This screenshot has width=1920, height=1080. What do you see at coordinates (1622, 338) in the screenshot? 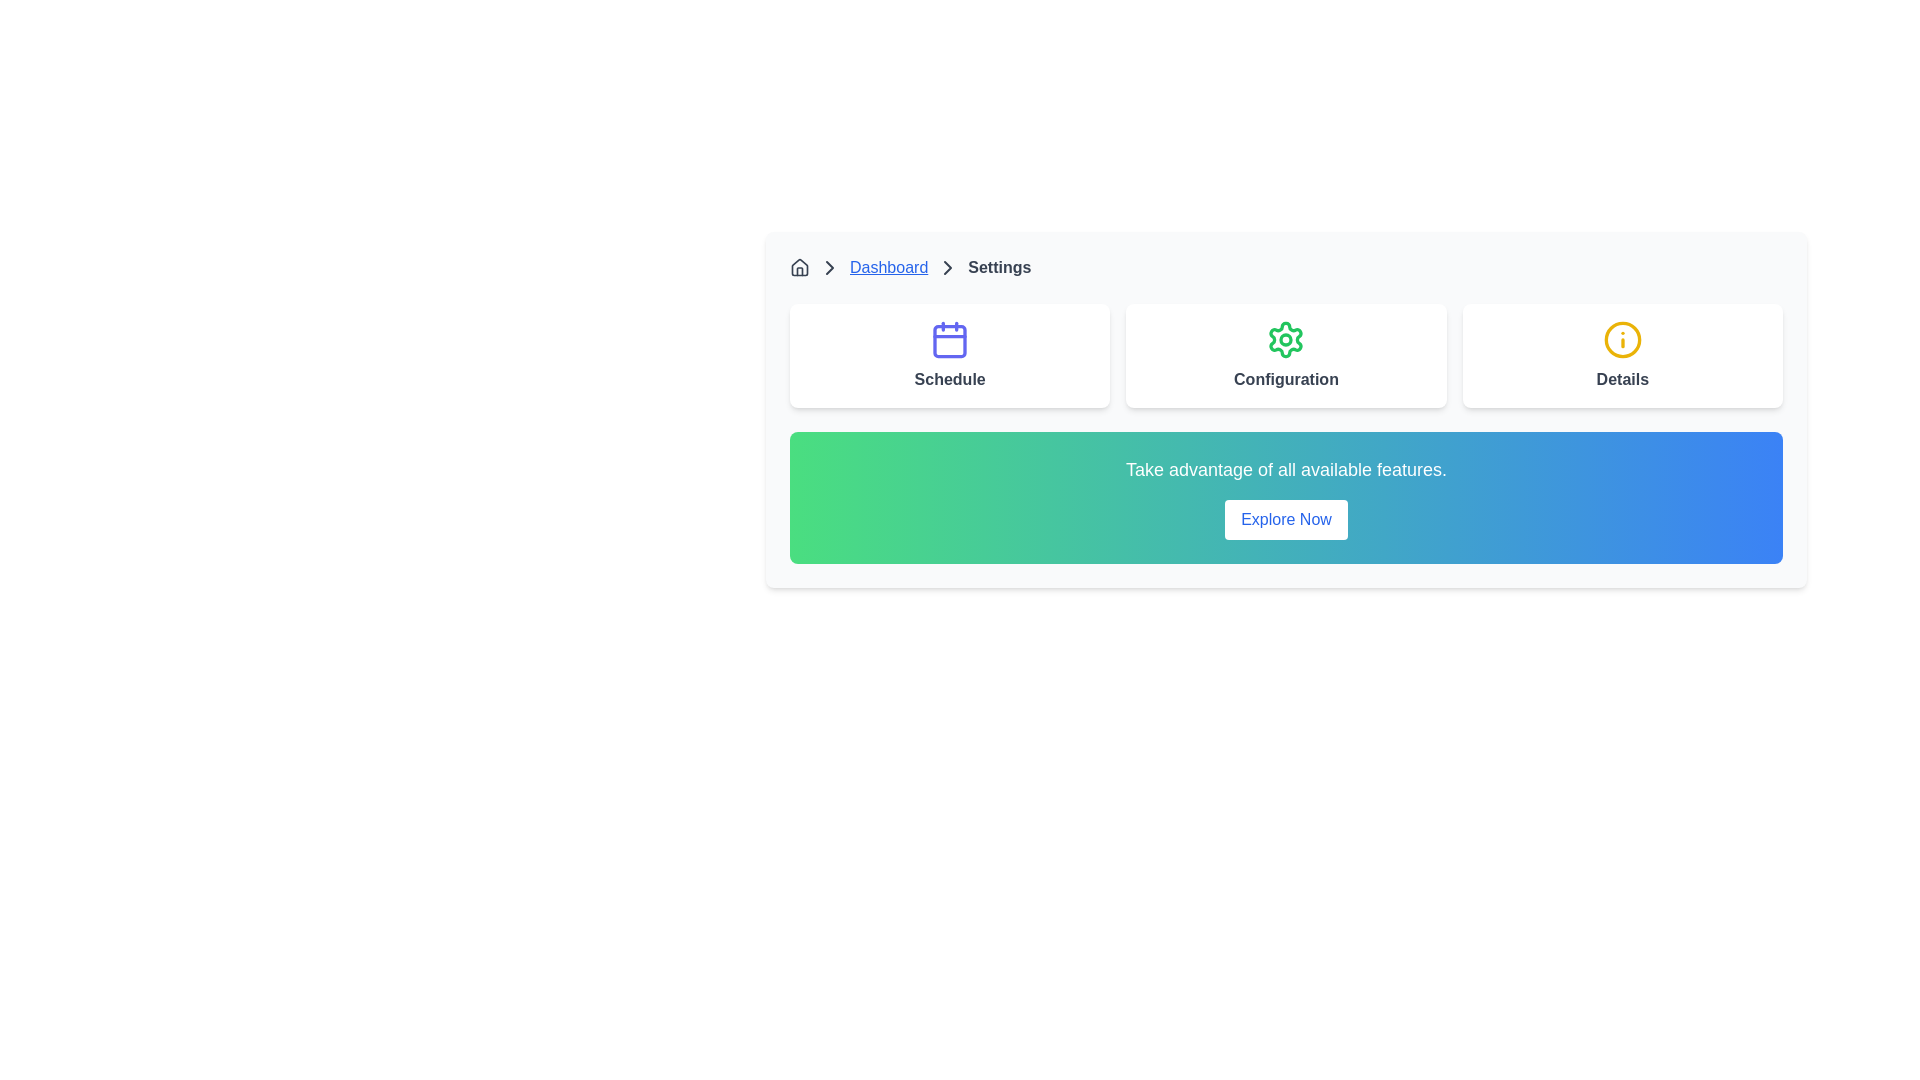
I see `the 'Details' icon located at the top-center of the 'Details' card, which symbolizes information that can be explored` at bounding box center [1622, 338].